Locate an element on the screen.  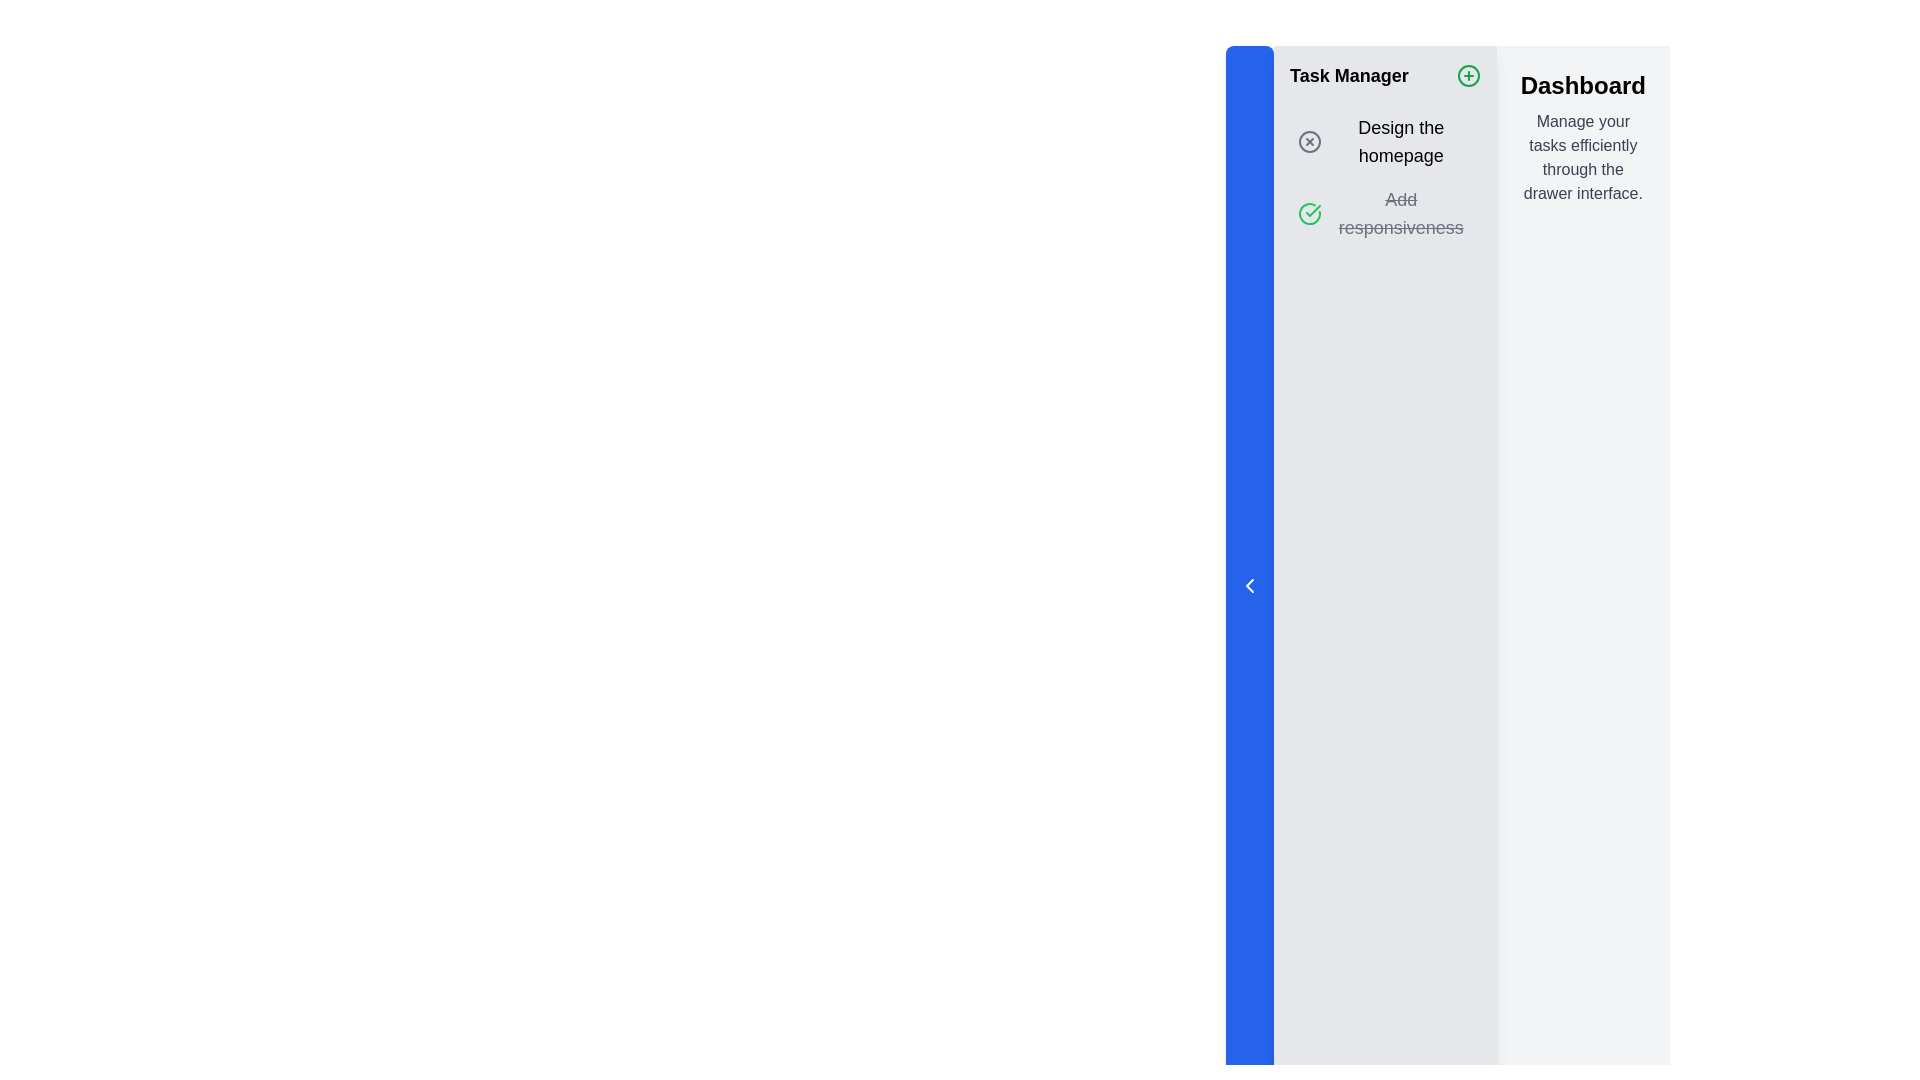
the green plus icon located to the right of the 'Task Manager' text in the header section is located at coordinates (1384, 75).